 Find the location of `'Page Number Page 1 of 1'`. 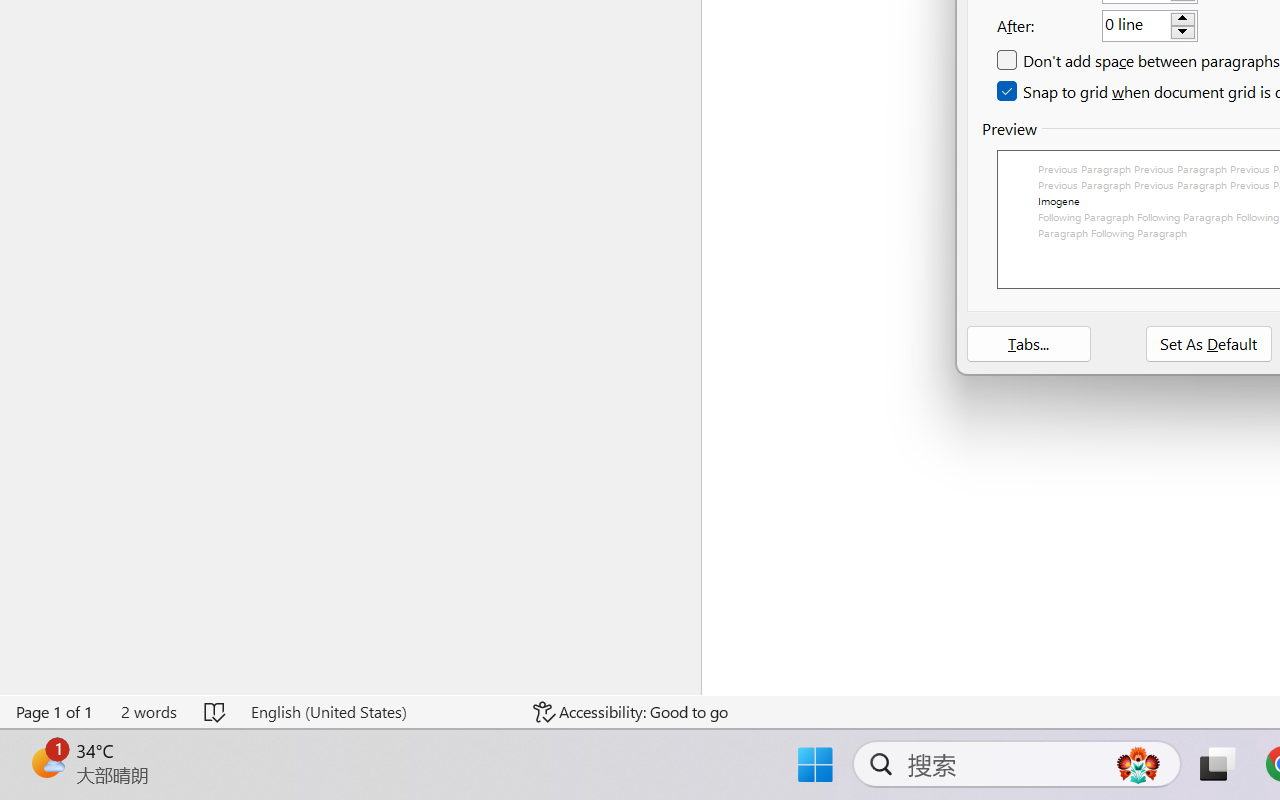

'Page Number Page 1 of 1' is located at coordinates (55, 711).